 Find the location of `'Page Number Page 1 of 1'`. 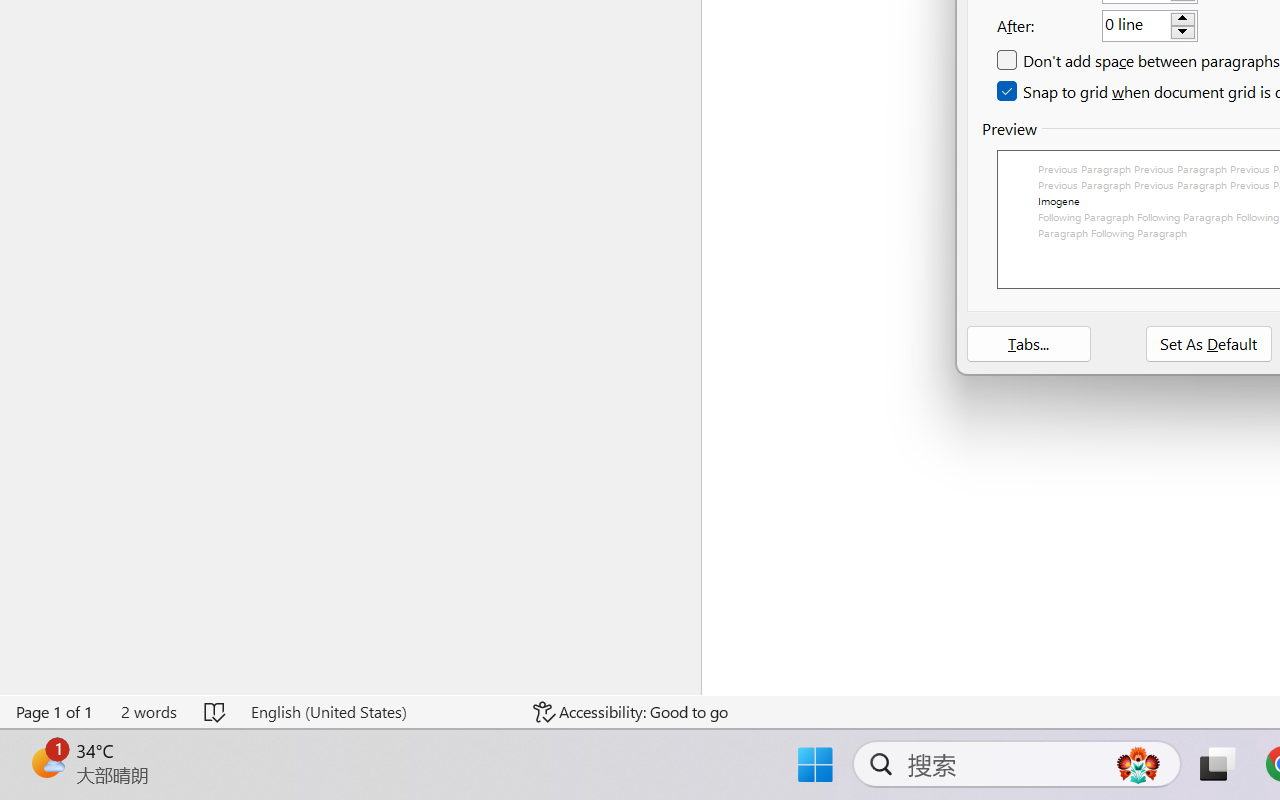

'Page Number Page 1 of 1' is located at coordinates (55, 711).